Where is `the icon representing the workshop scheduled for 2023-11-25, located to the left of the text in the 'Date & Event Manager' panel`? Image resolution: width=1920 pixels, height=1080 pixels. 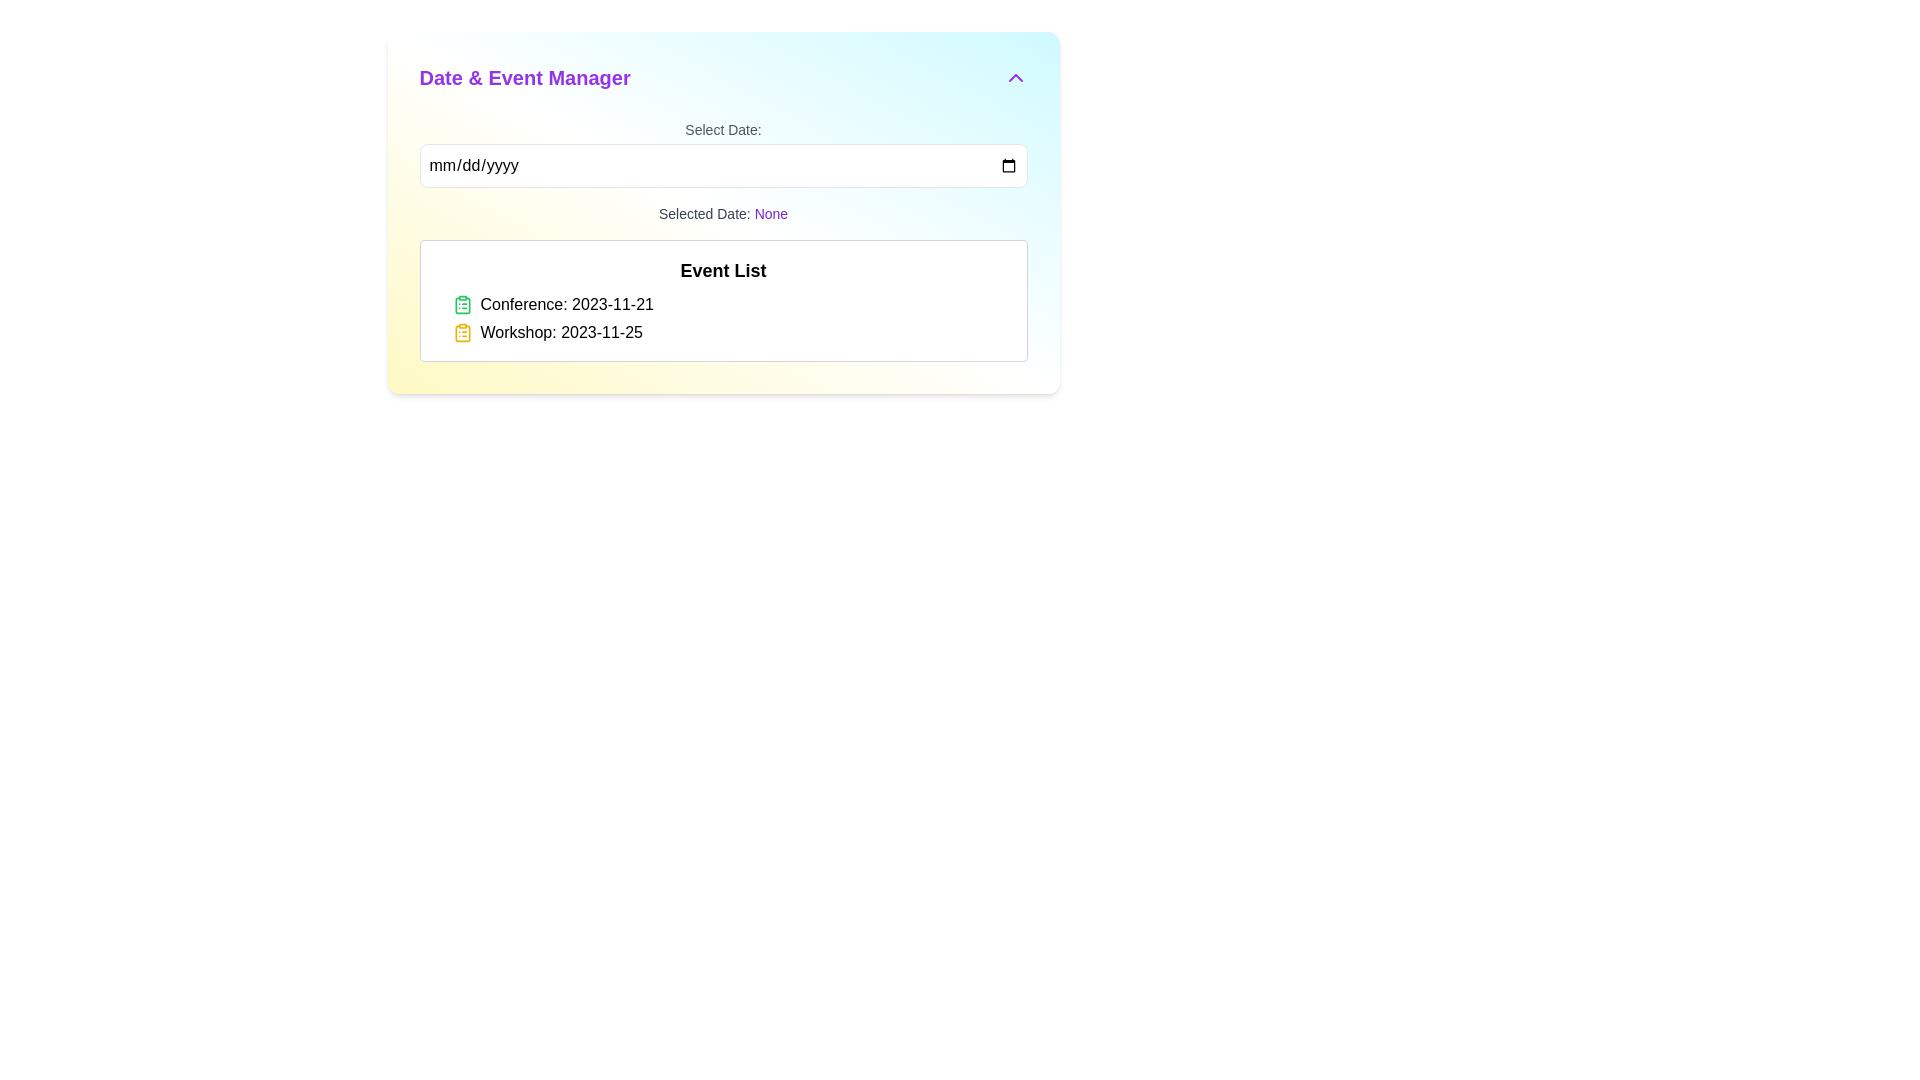 the icon representing the workshop scheduled for 2023-11-25, located to the left of the text in the 'Date & Event Manager' panel is located at coordinates (461, 331).